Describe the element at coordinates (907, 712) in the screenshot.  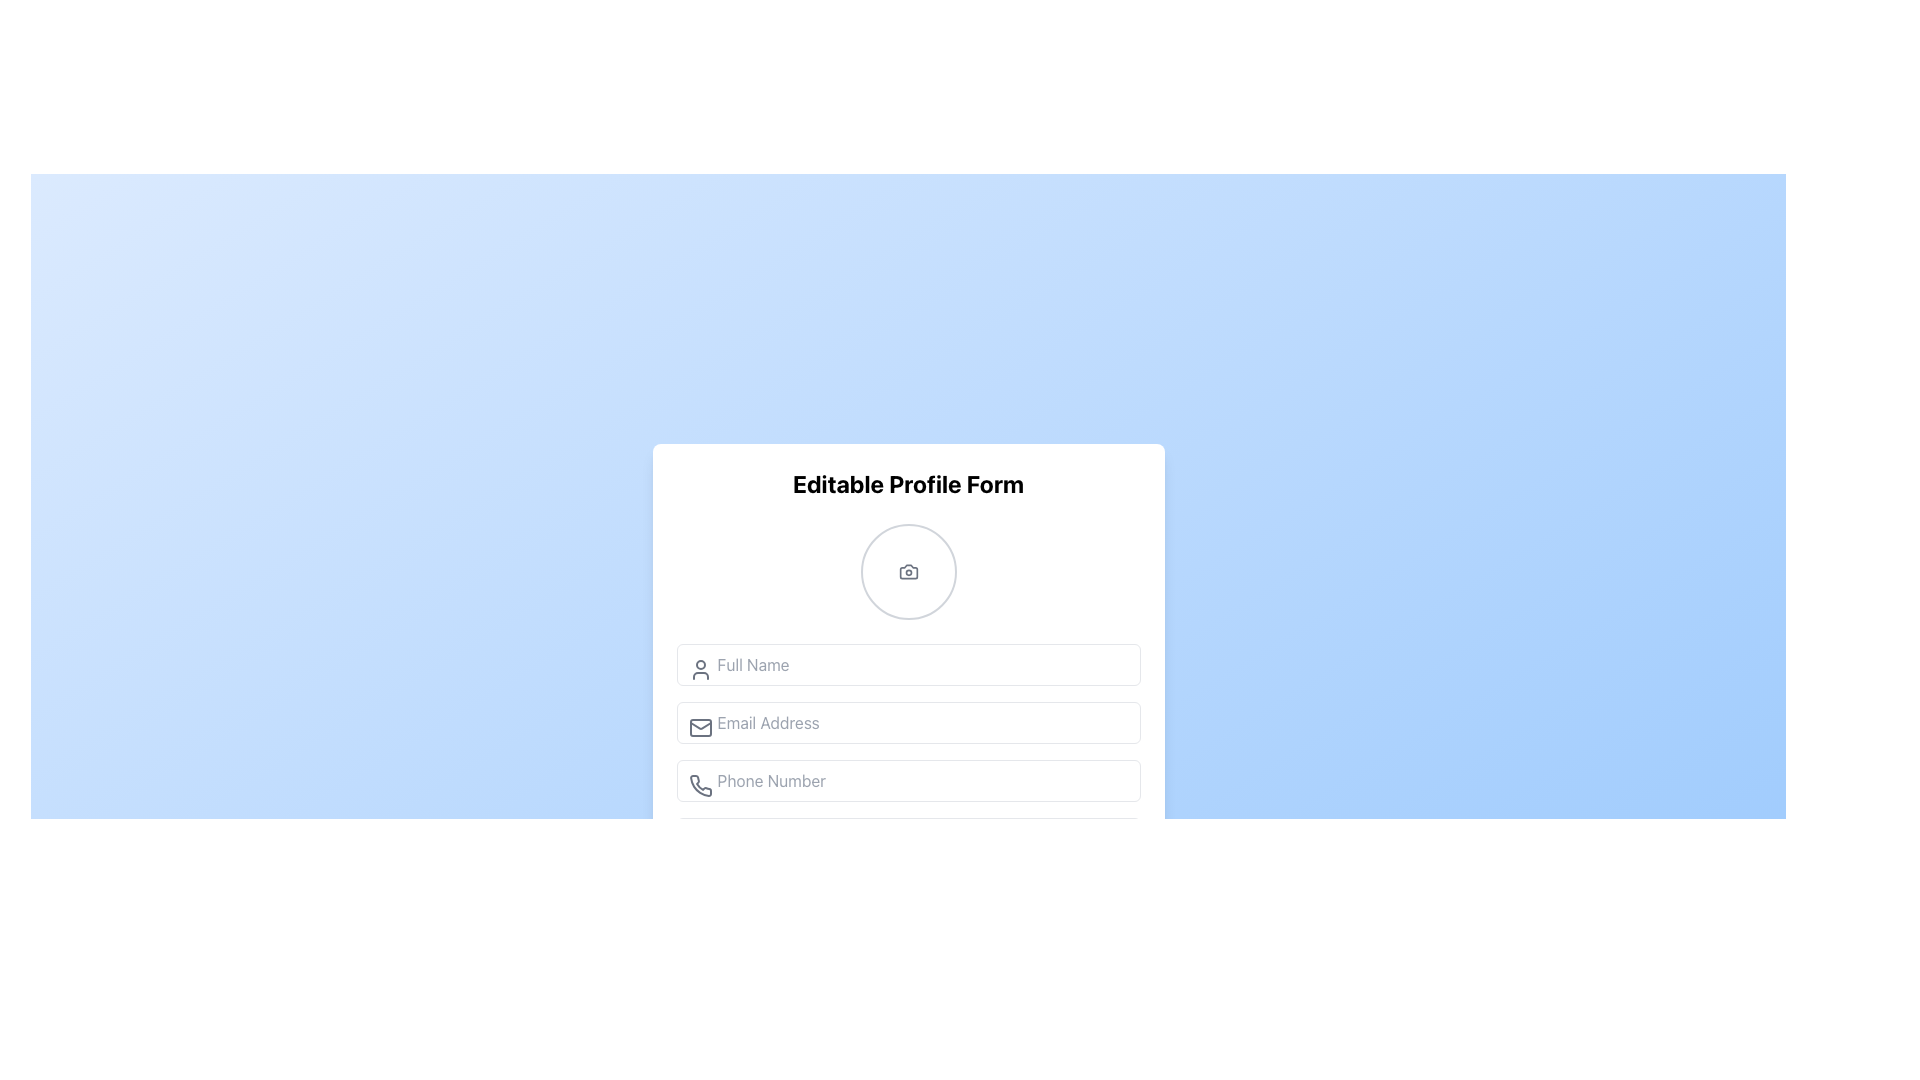
I see `the email input field located in the 'Editable Profile Form', which is the second input field below 'Full Name' and above 'Phone Number'` at that location.